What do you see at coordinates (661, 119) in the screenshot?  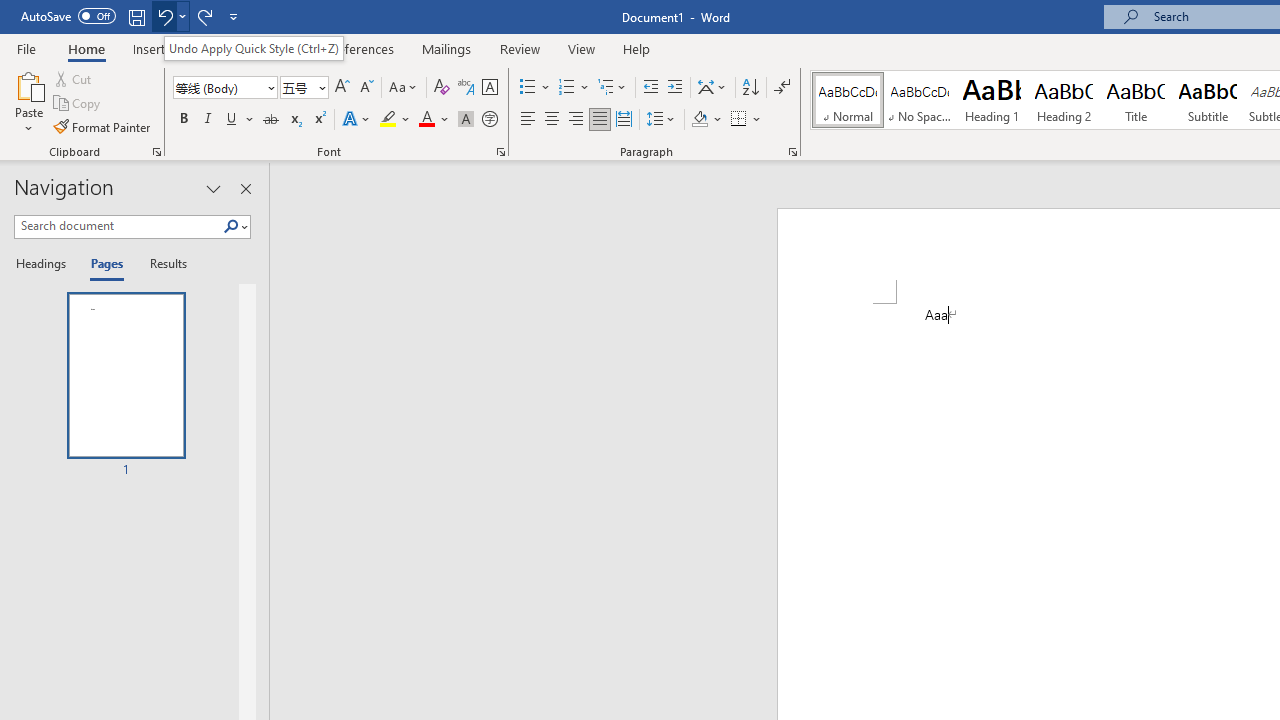 I see `'Line and Paragraph Spacing'` at bounding box center [661, 119].